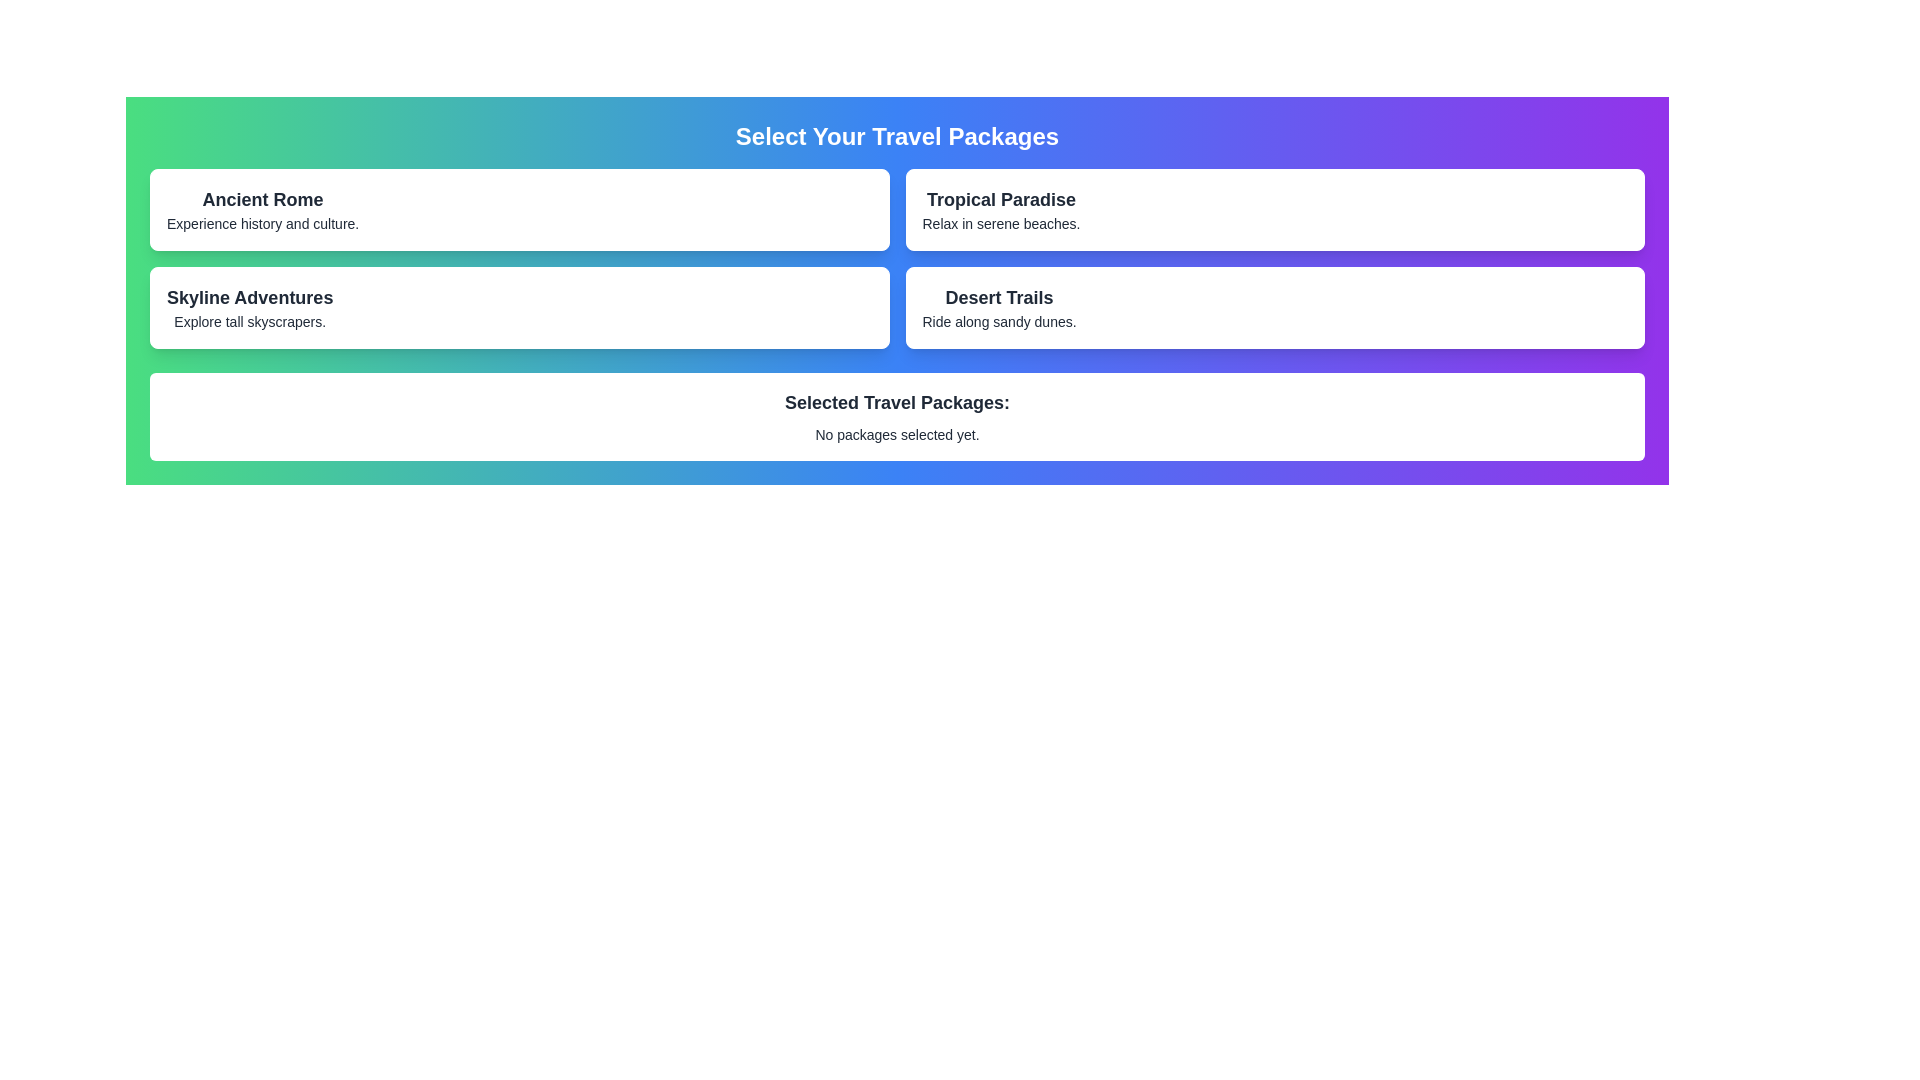  What do you see at coordinates (999, 308) in the screenshot?
I see `the textual element that describes a travel package option, located in the second column, second row of the grid layout, positioned between 'Tropical Paradise' and 'Selected Travel Packages'` at bounding box center [999, 308].